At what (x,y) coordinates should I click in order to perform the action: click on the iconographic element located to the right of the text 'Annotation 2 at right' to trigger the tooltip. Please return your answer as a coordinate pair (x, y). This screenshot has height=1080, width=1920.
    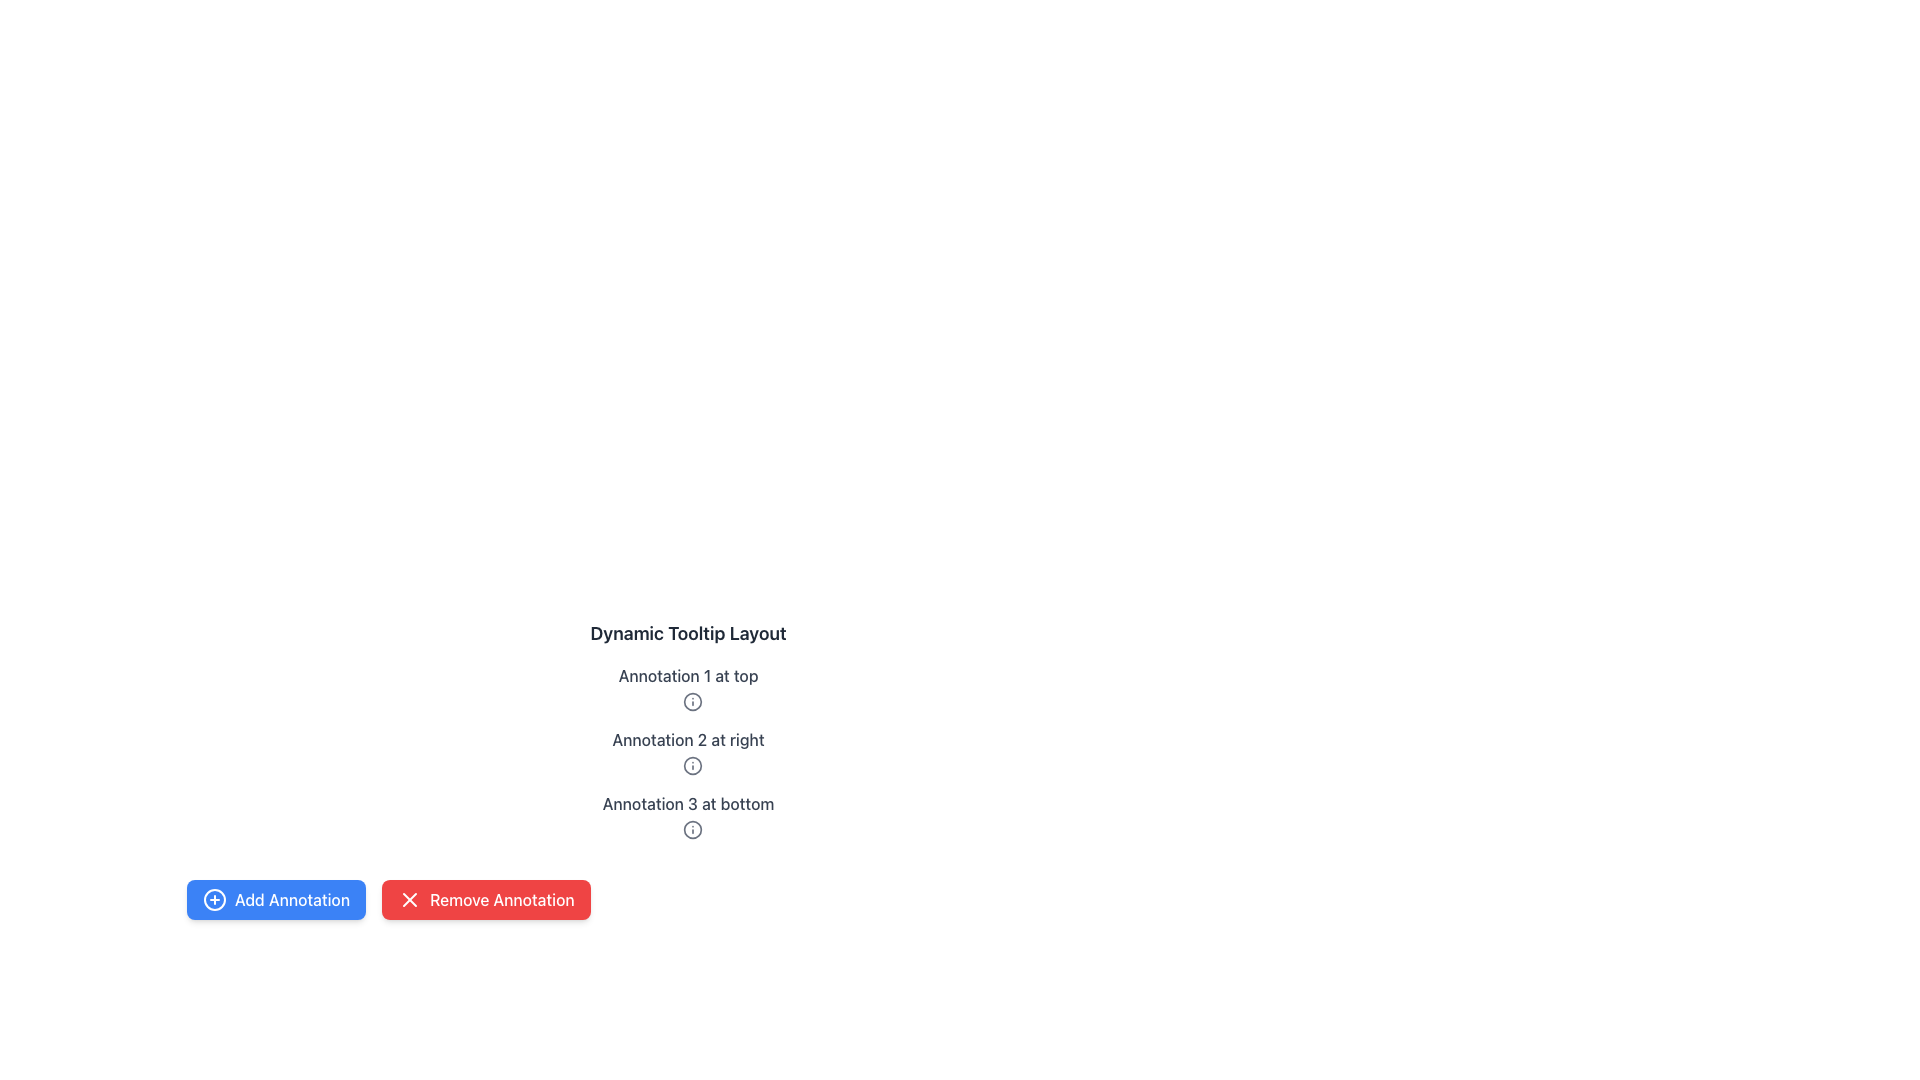
    Looking at the image, I should click on (692, 765).